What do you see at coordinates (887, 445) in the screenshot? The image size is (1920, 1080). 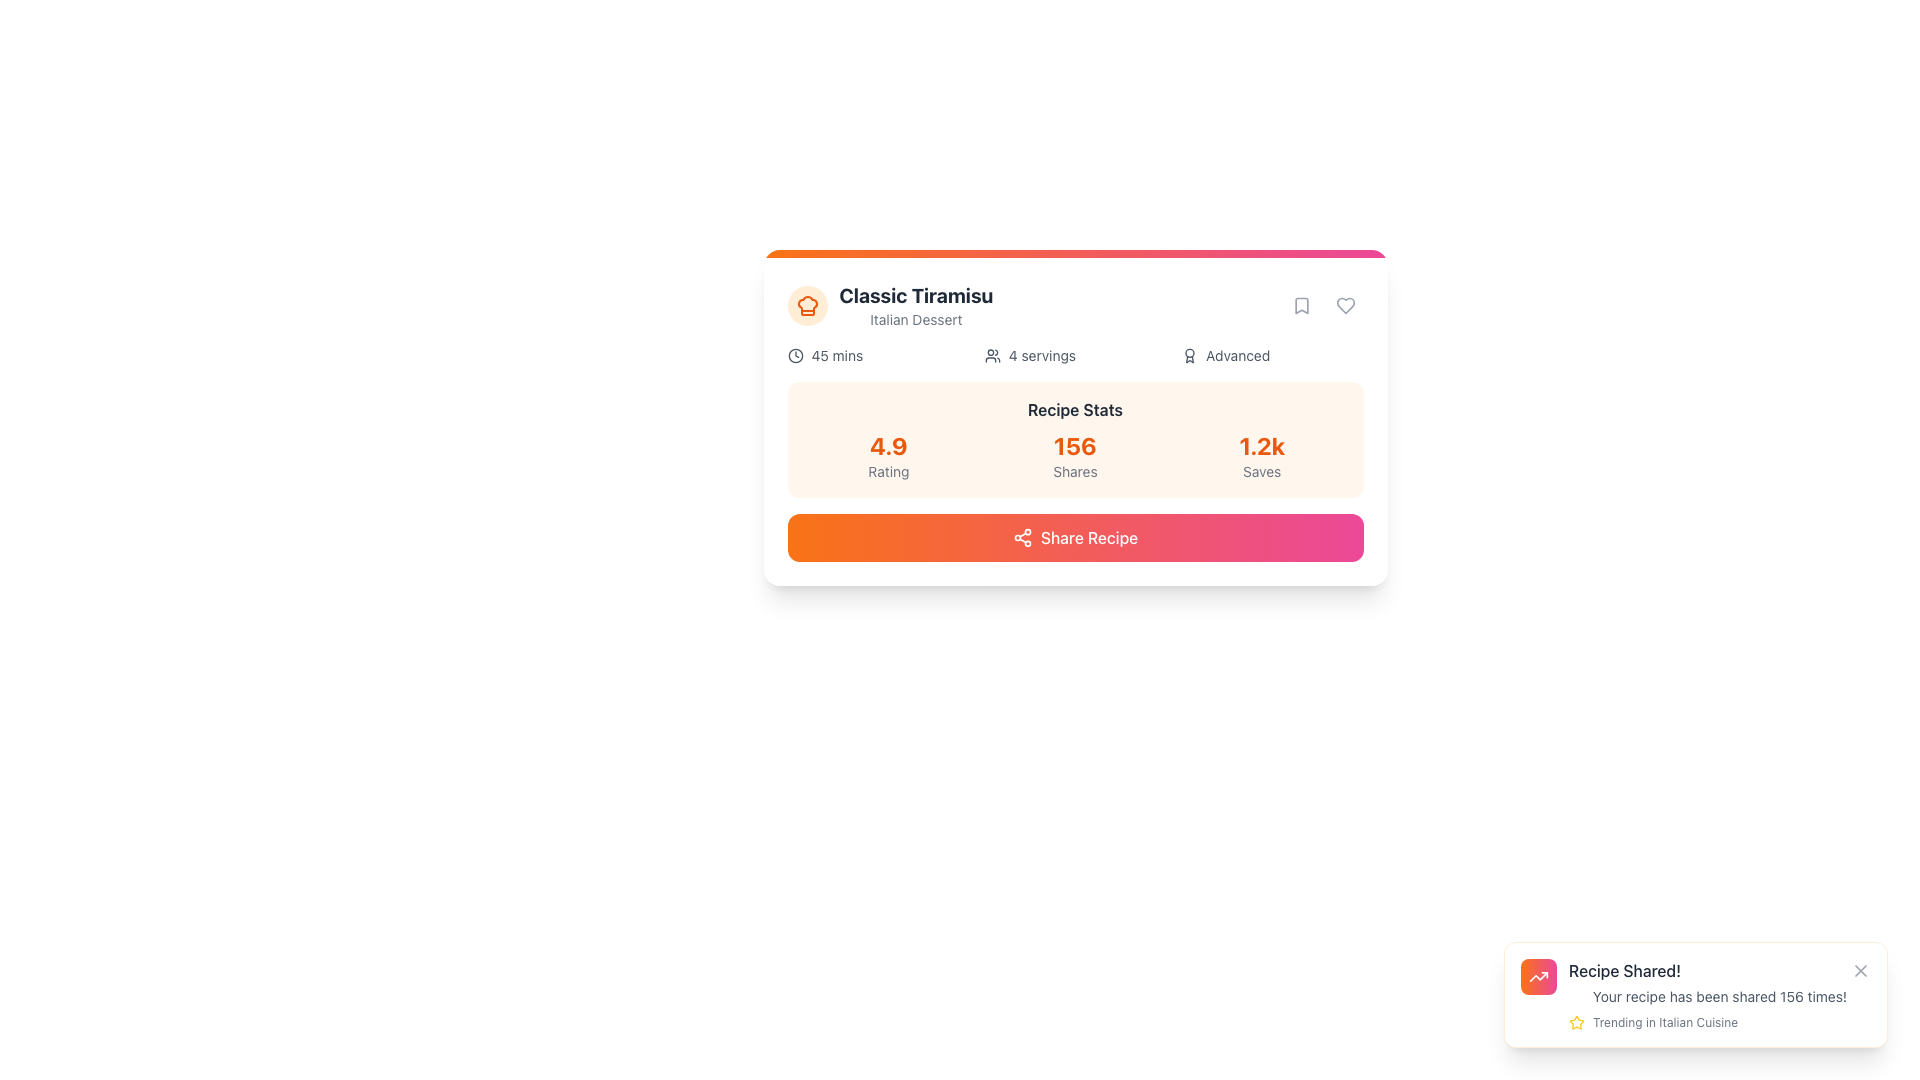 I see `the static text displaying the average rating for the recipe, located in the top-left section of the 'Recipe Stats' area, above the label 'Rating'` at bounding box center [887, 445].